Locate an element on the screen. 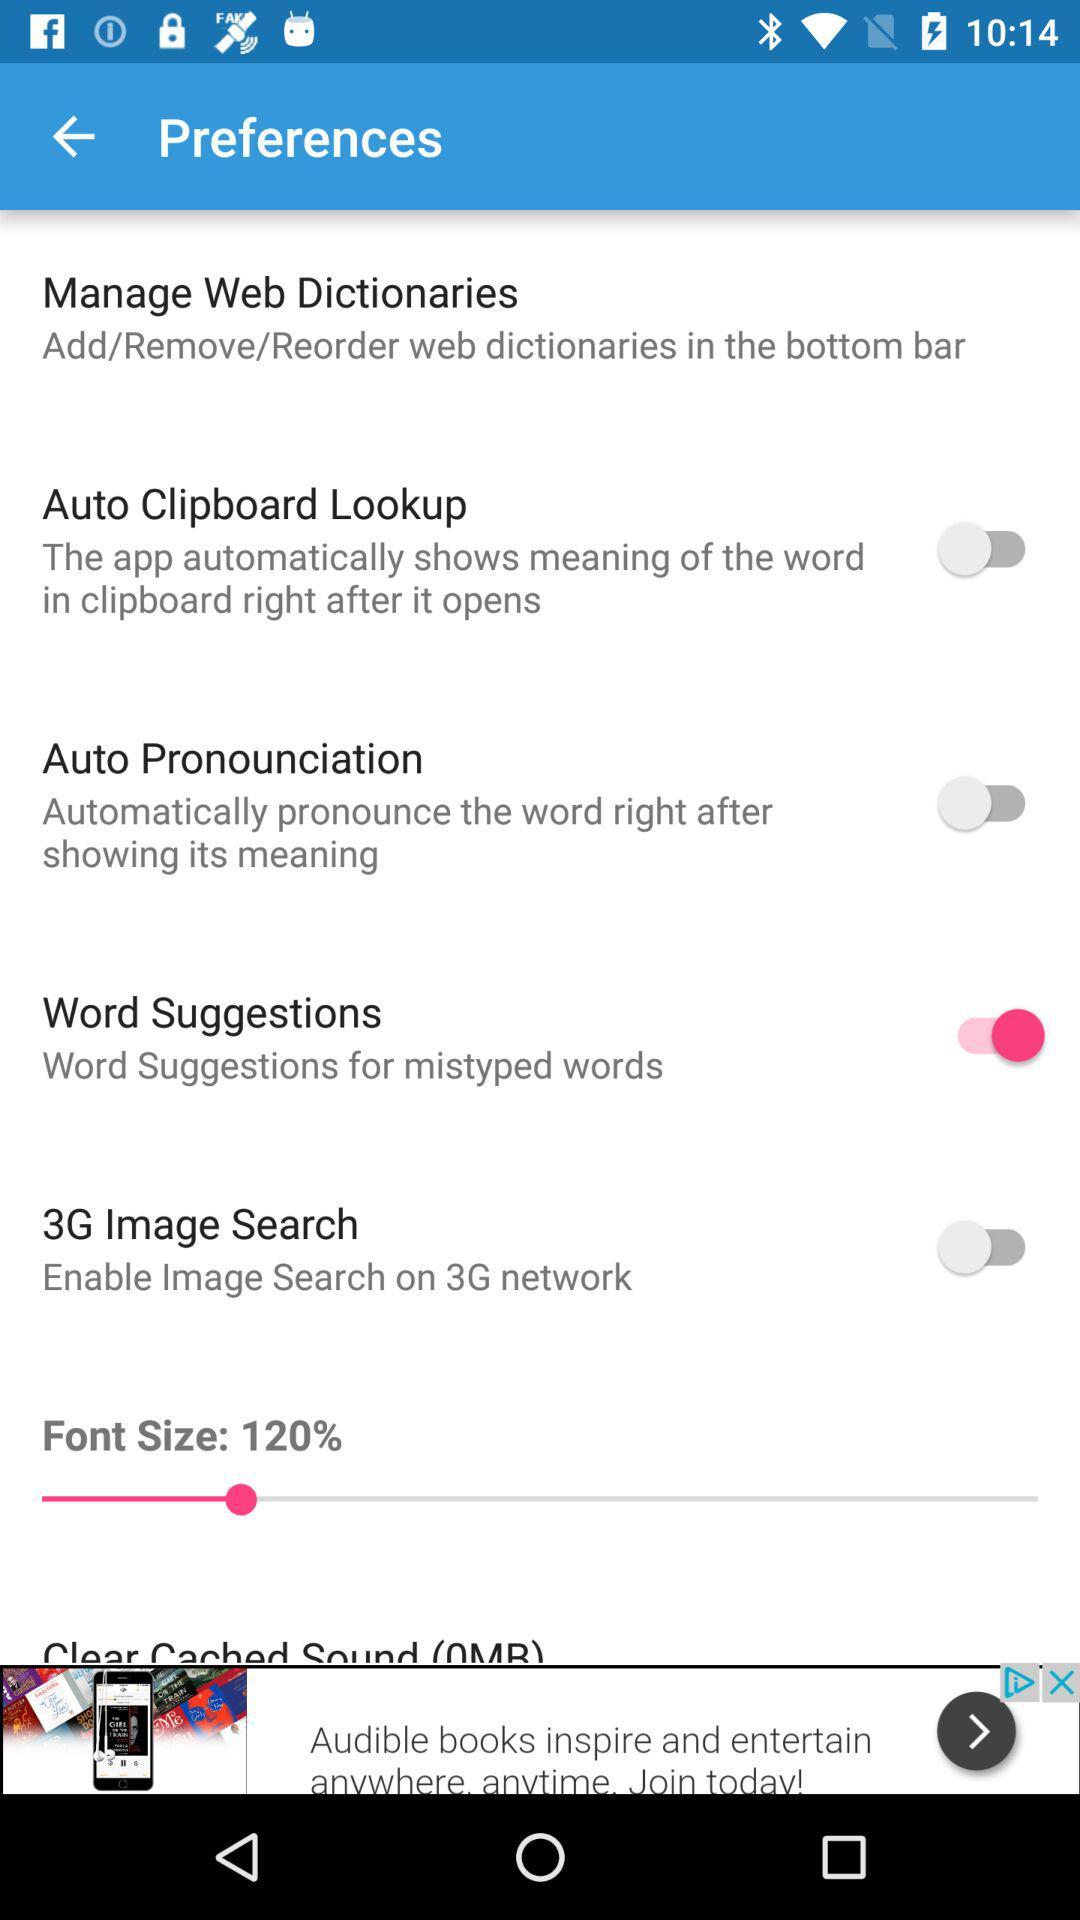  check option is located at coordinates (991, 1245).